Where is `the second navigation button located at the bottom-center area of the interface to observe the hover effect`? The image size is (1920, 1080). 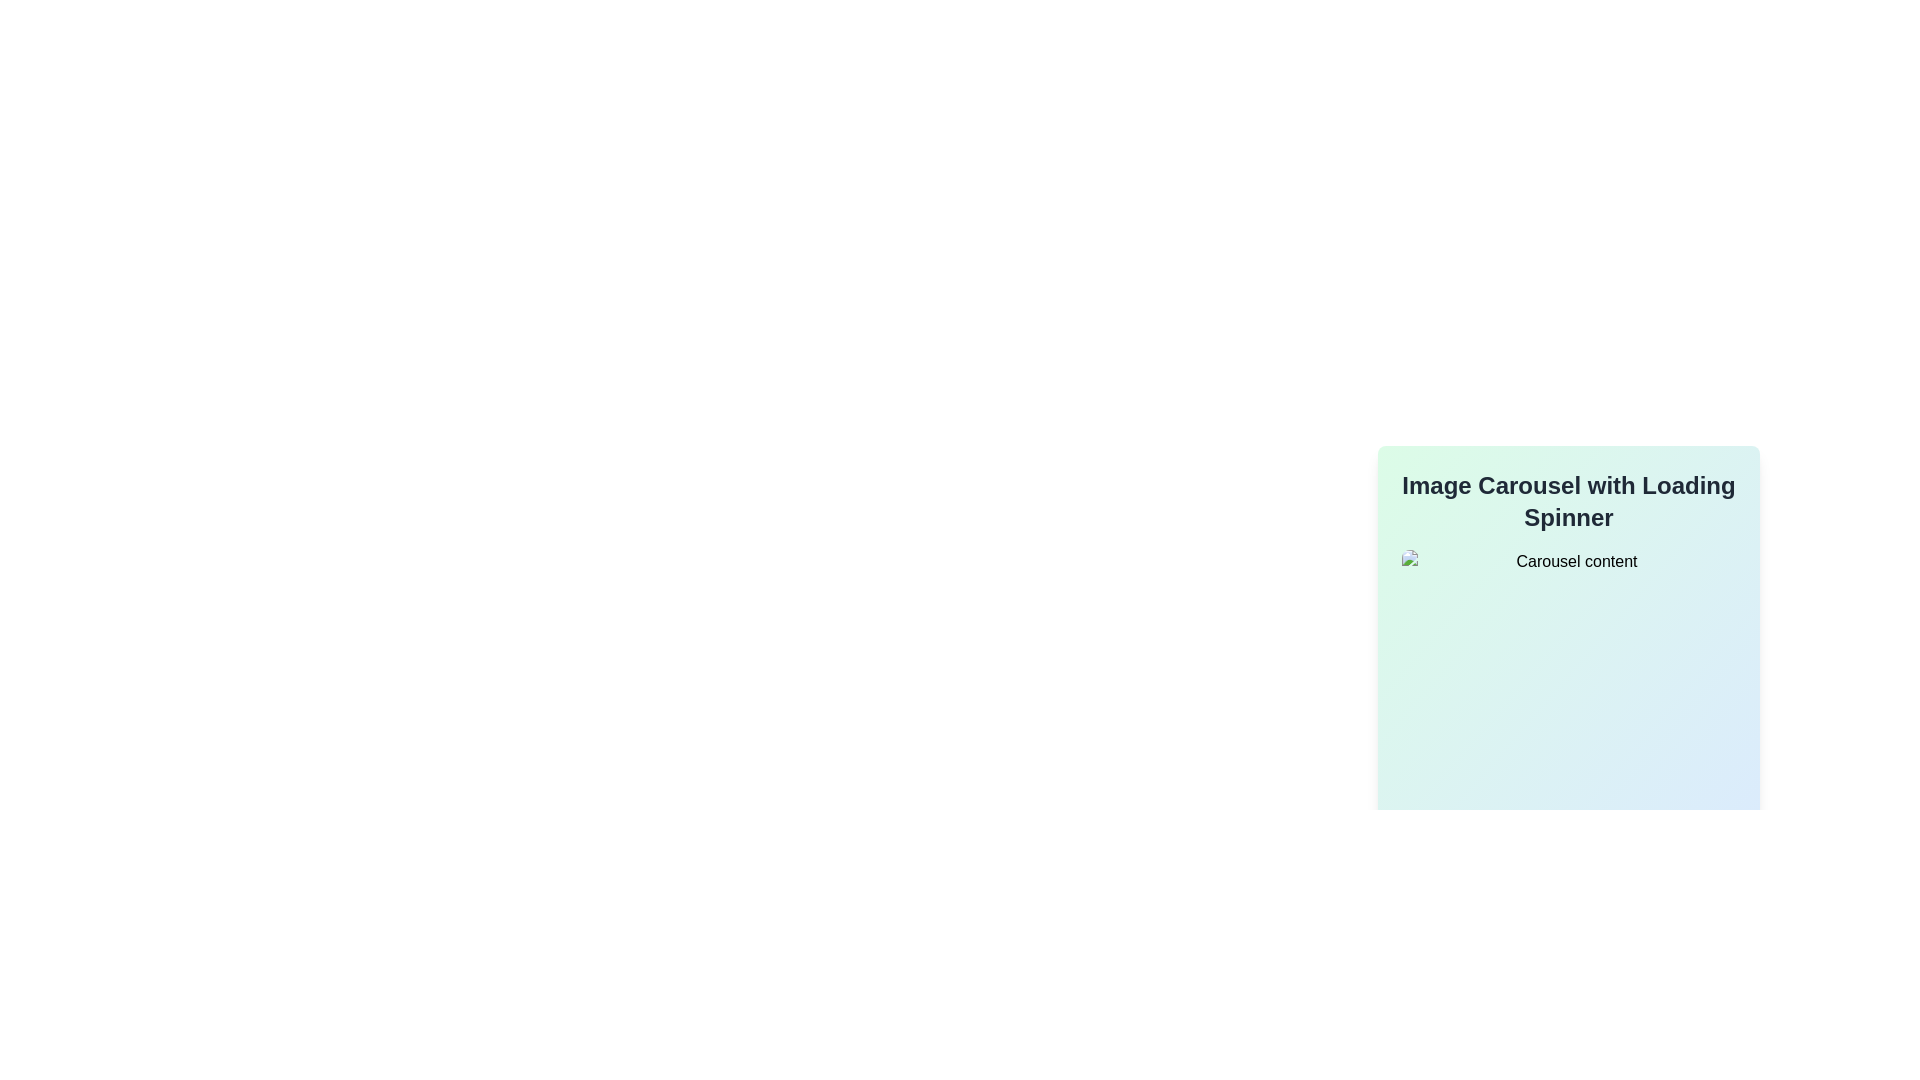 the second navigation button located at the bottom-center area of the interface to observe the hover effect is located at coordinates (1634, 841).